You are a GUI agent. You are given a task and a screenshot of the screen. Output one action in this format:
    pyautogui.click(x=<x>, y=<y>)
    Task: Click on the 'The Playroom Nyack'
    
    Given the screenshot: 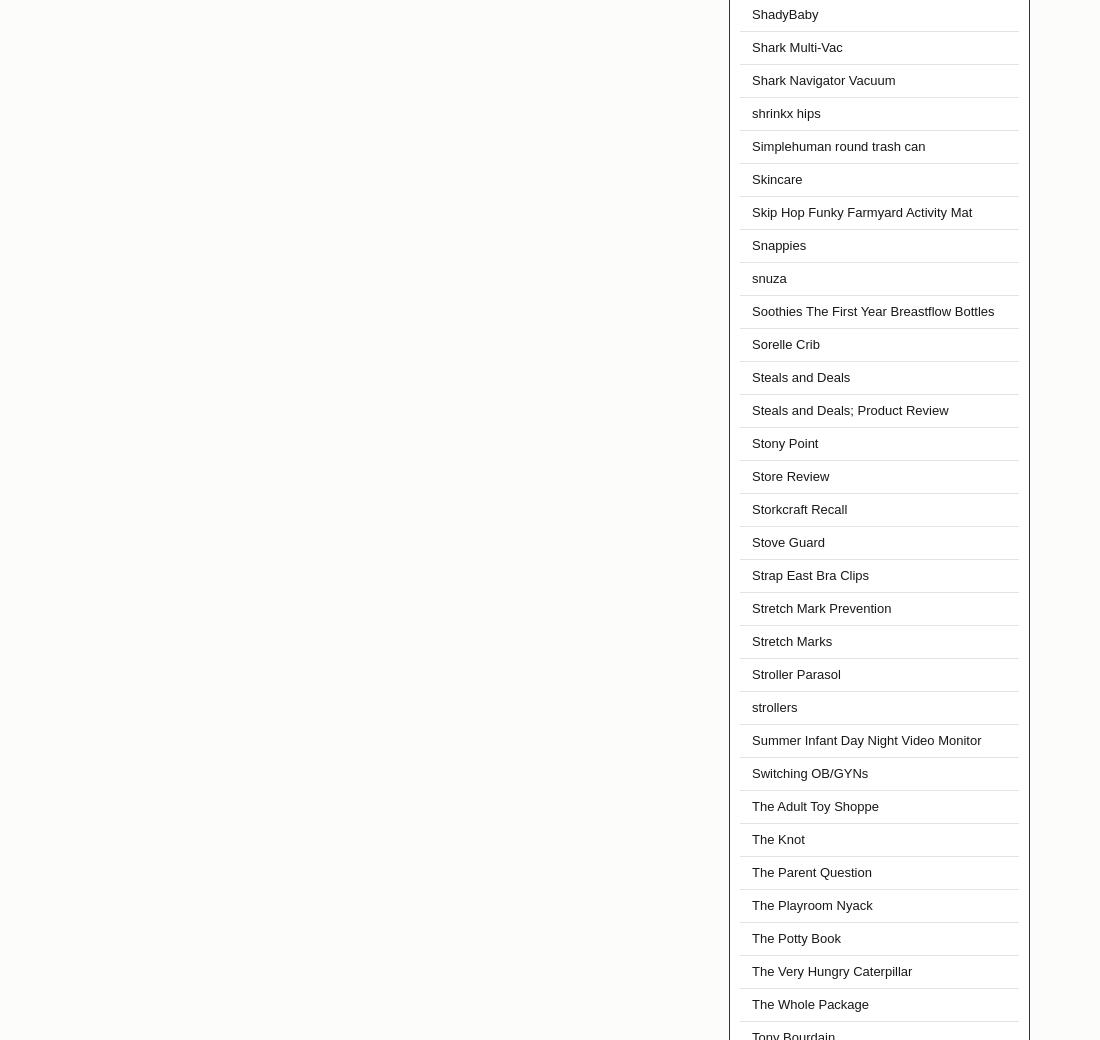 What is the action you would take?
    pyautogui.click(x=812, y=904)
    